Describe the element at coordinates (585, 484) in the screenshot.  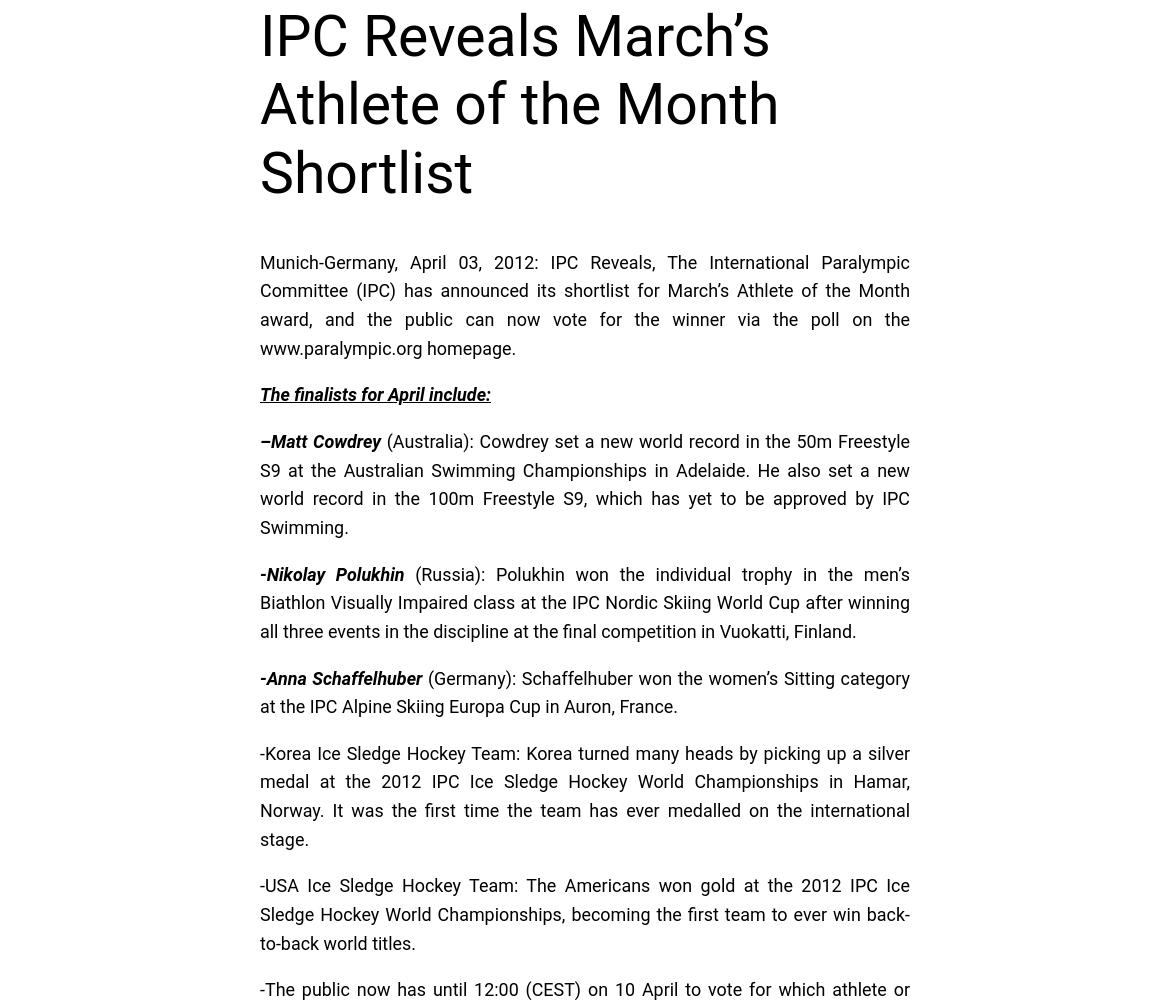
I see `'(Australia): Cowdrey set a new world record in the 50m Freestyle S9 at the Australian Swimming Championships in Adelaide. He also set a new world record in the 100m Freestyle S9, which has yet to be approved by IPC Swimming.'` at that location.